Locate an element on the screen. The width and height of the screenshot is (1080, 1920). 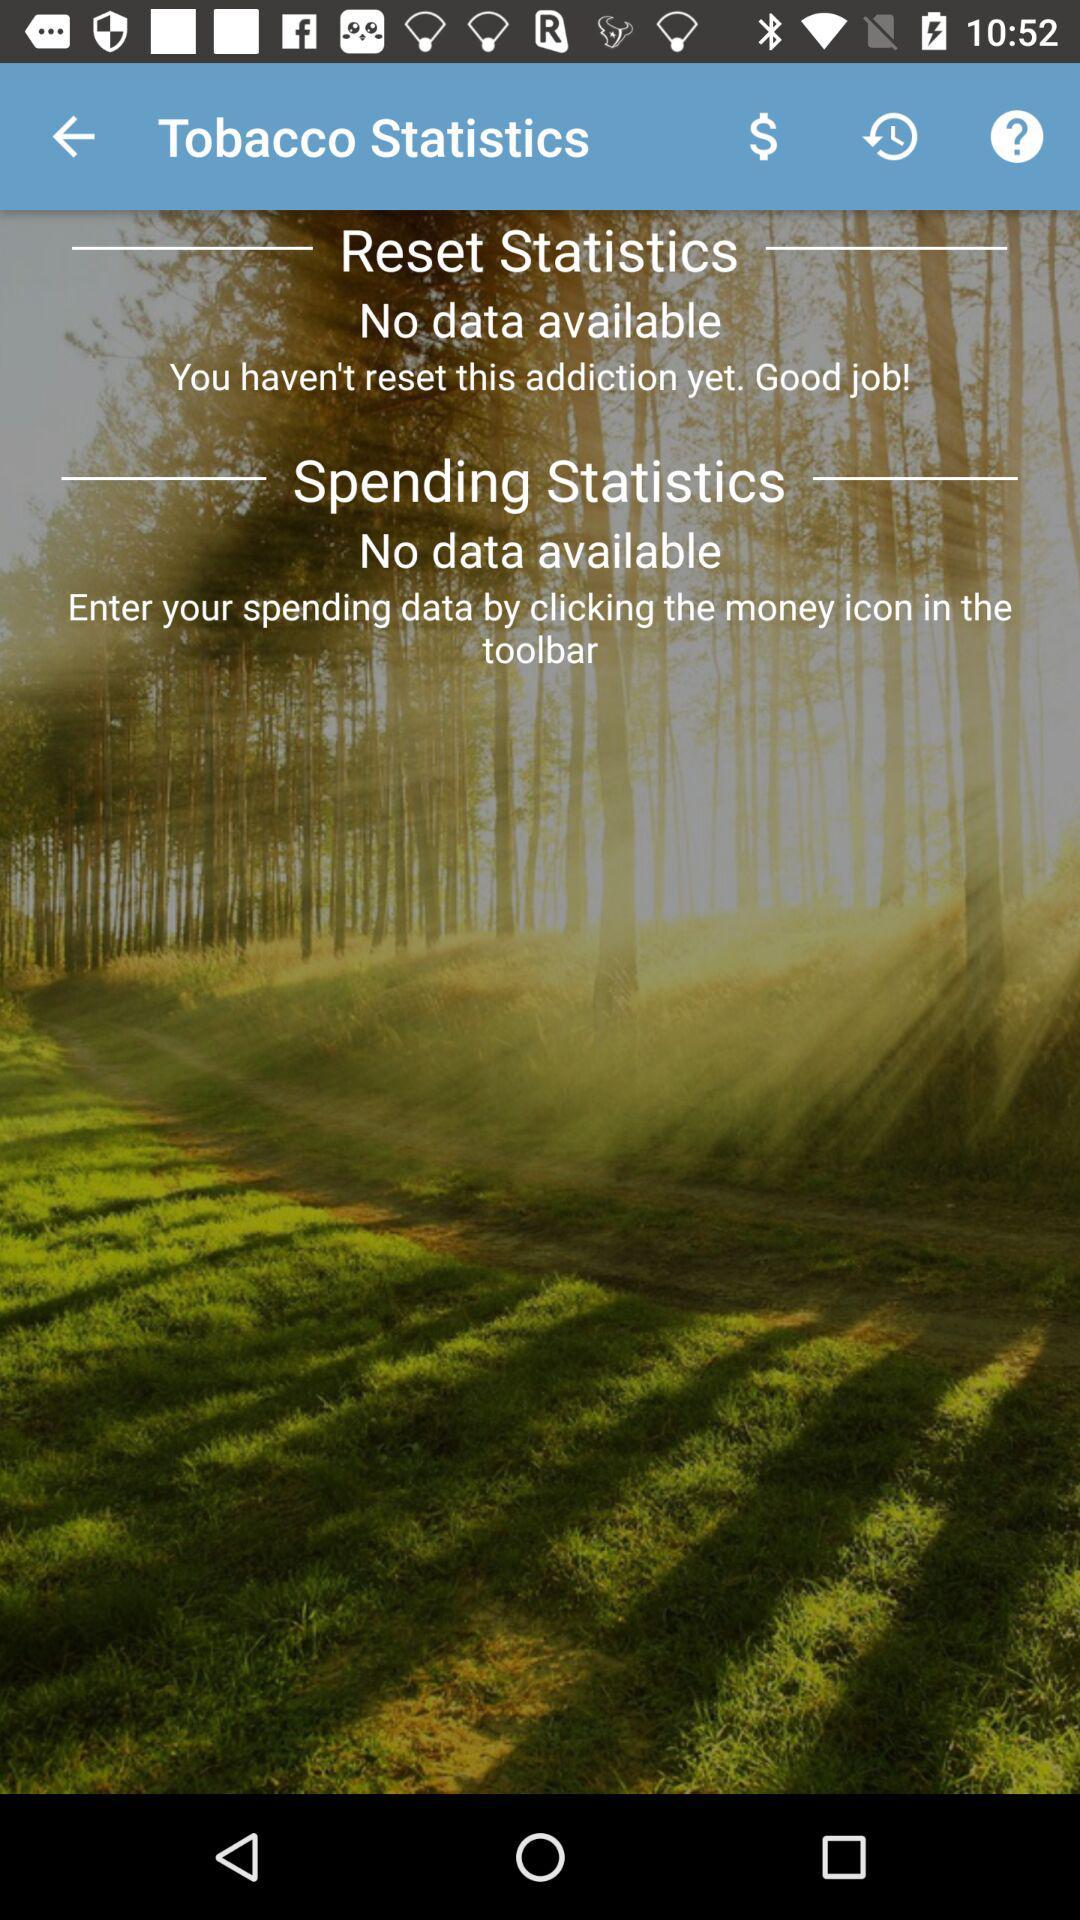
app to the left of the tobacco statistics is located at coordinates (72, 135).